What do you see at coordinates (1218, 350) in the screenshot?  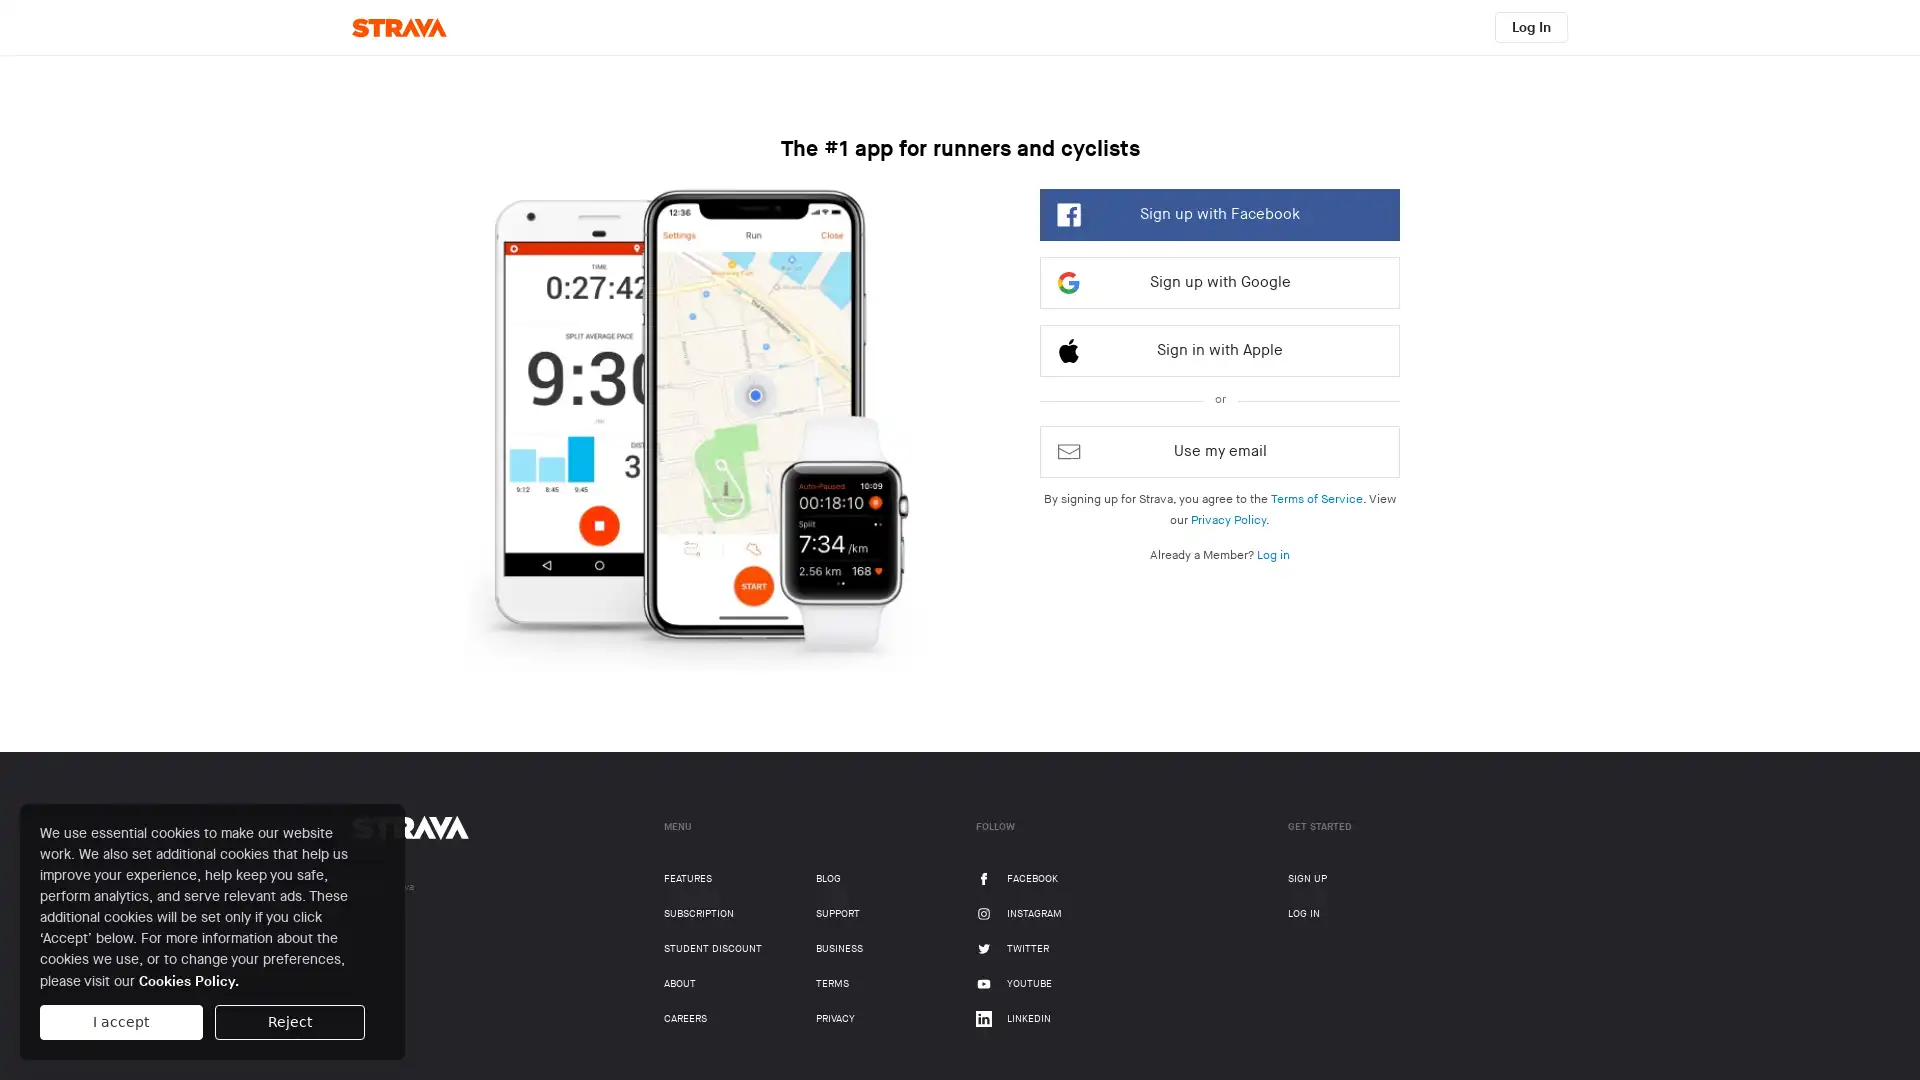 I see `Sign in with Apple` at bounding box center [1218, 350].